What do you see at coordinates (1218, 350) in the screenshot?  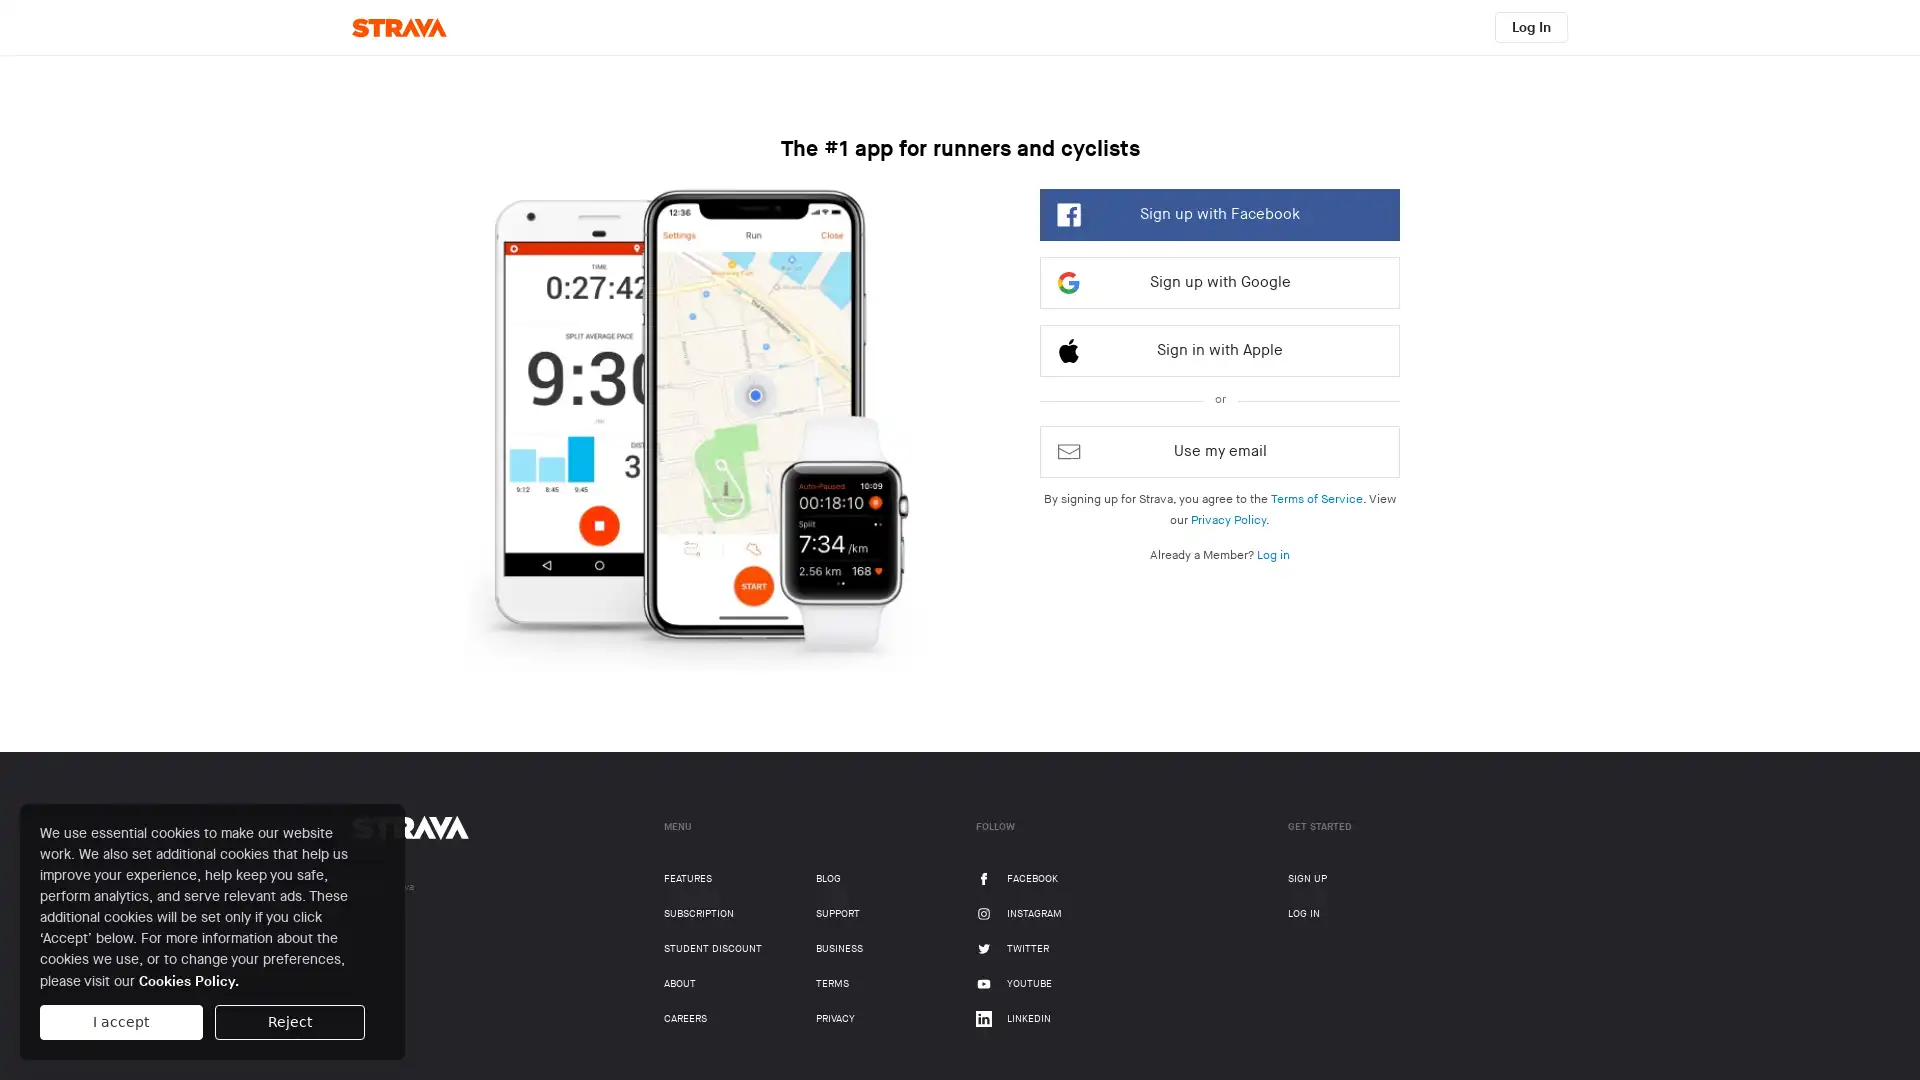 I see `Sign in with Apple` at bounding box center [1218, 350].